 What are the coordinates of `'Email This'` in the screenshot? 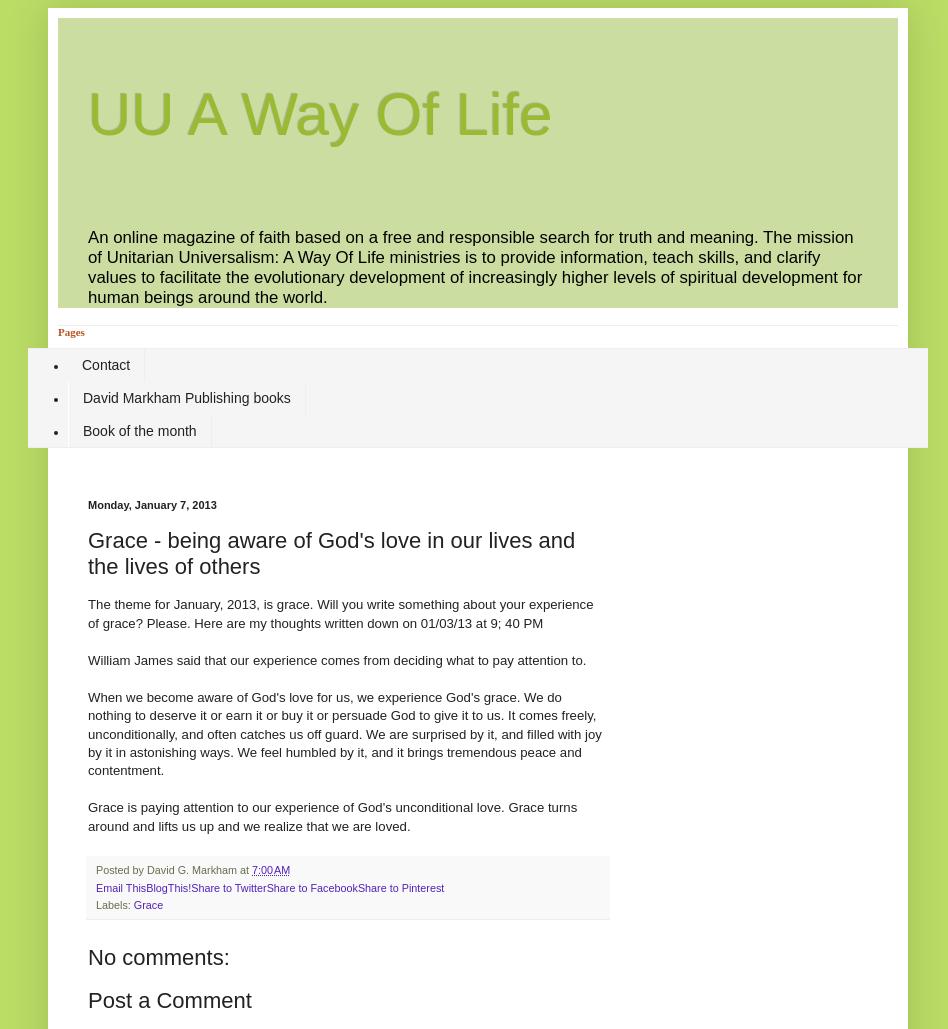 It's located at (119, 886).